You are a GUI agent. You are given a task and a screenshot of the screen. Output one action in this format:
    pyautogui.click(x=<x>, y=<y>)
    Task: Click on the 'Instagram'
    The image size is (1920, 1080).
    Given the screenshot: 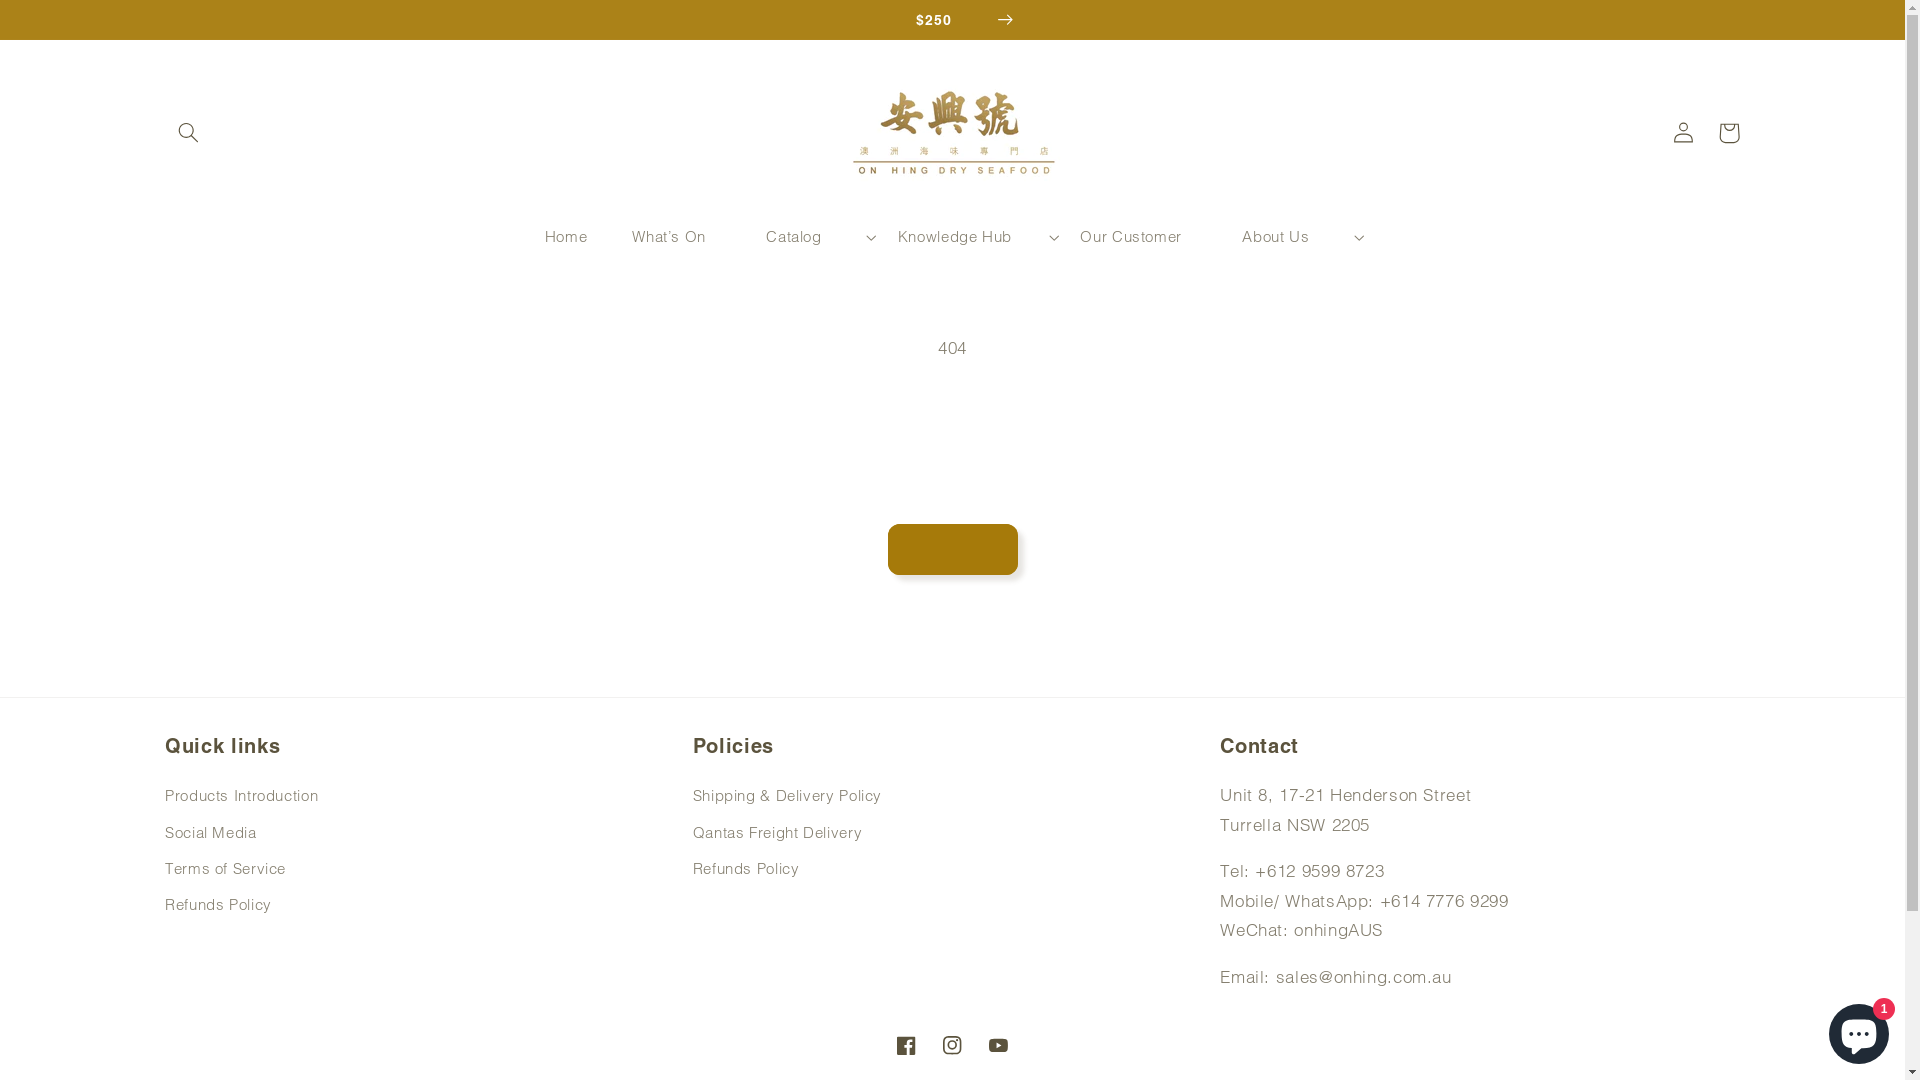 What is the action you would take?
    pyautogui.click(x=950, y=1044)
    